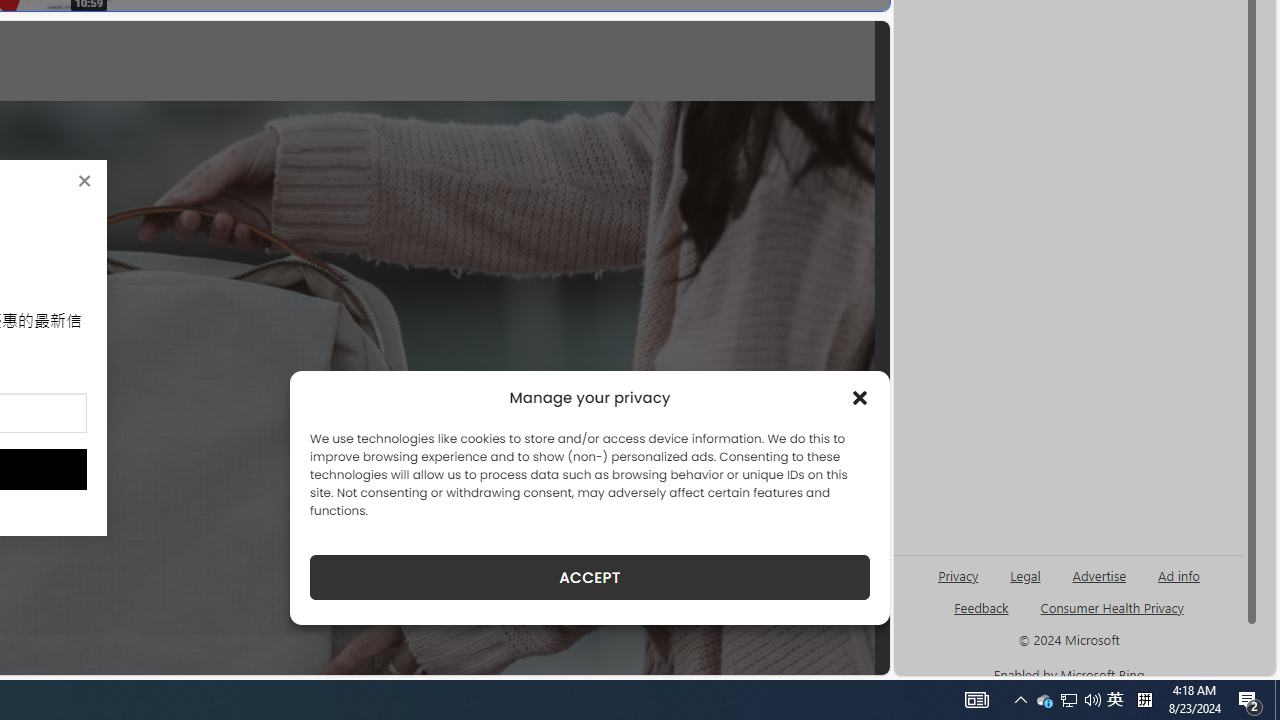  Describe the element at coordinates (860, 398) in the screenshot. I see `'Class: cmplz-close'` at that location.